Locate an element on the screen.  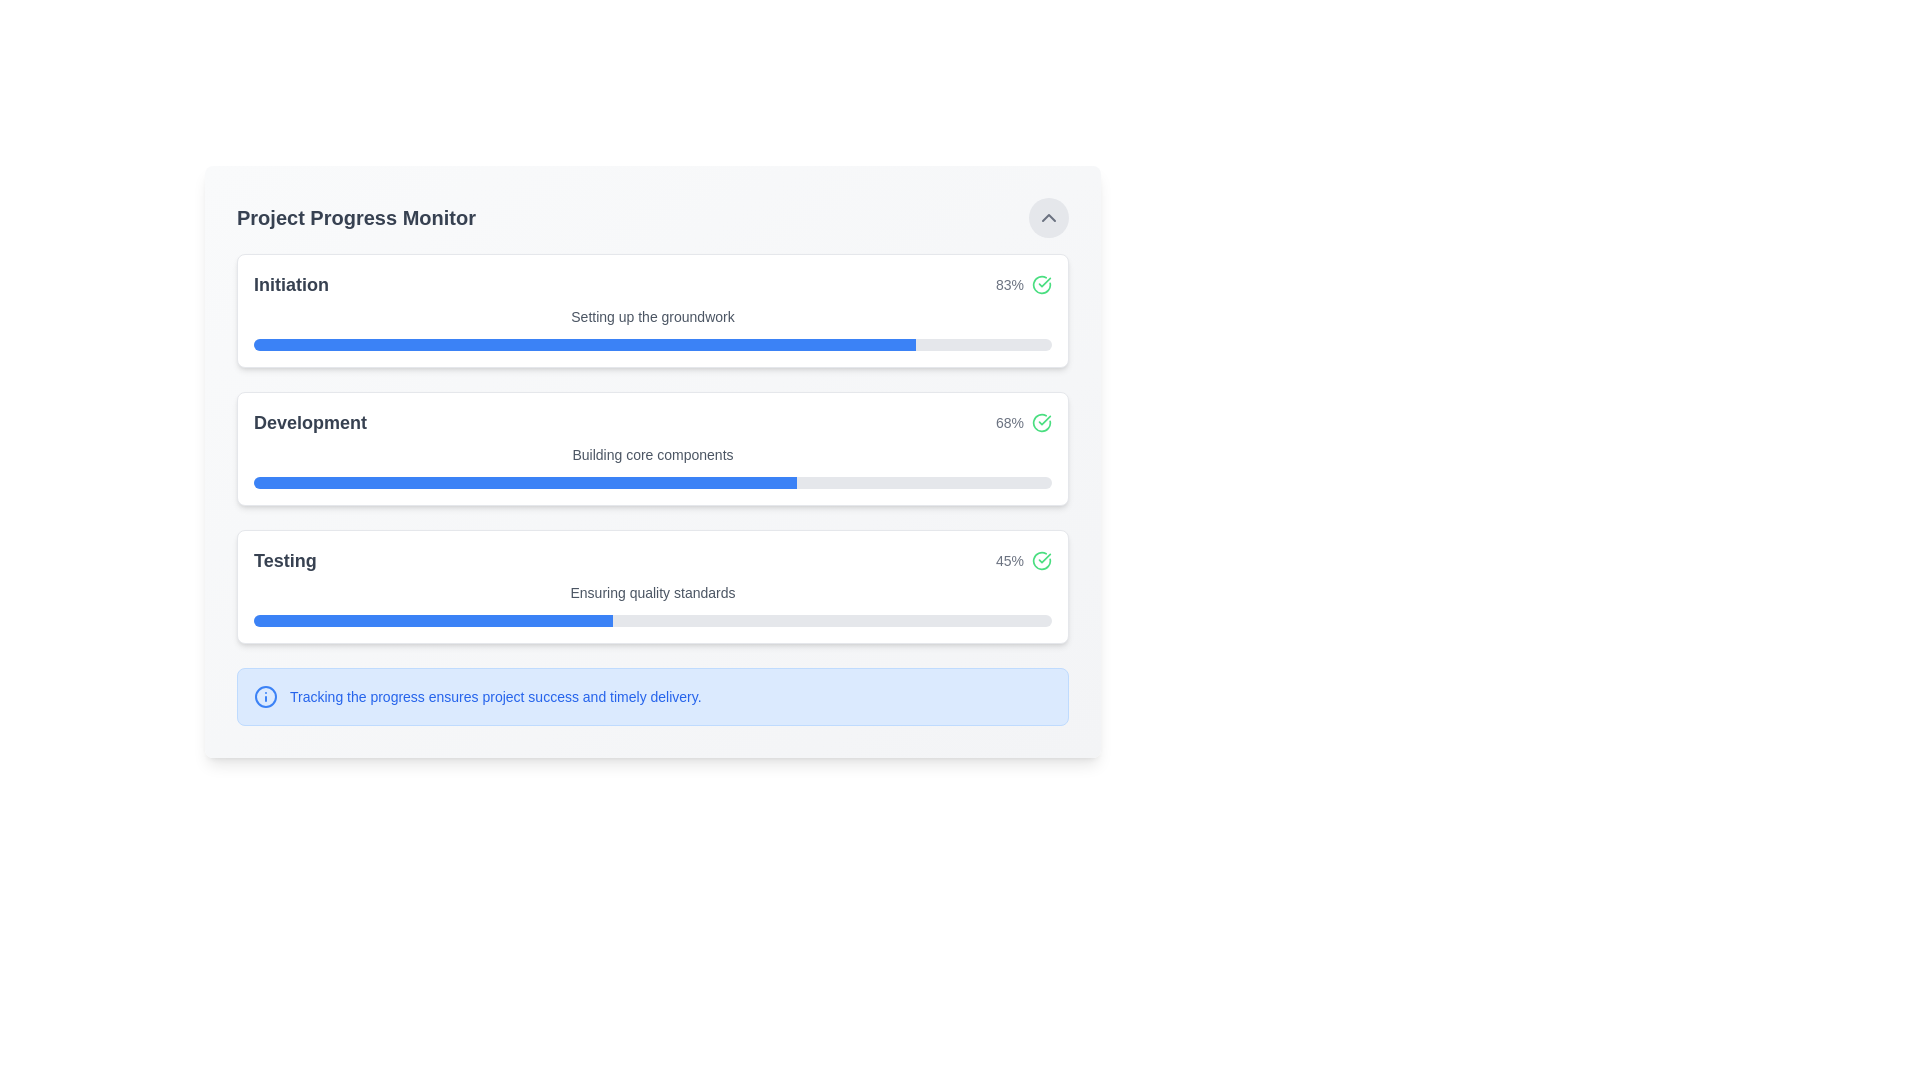
the progress percentage is located at coordinates (557, 482).